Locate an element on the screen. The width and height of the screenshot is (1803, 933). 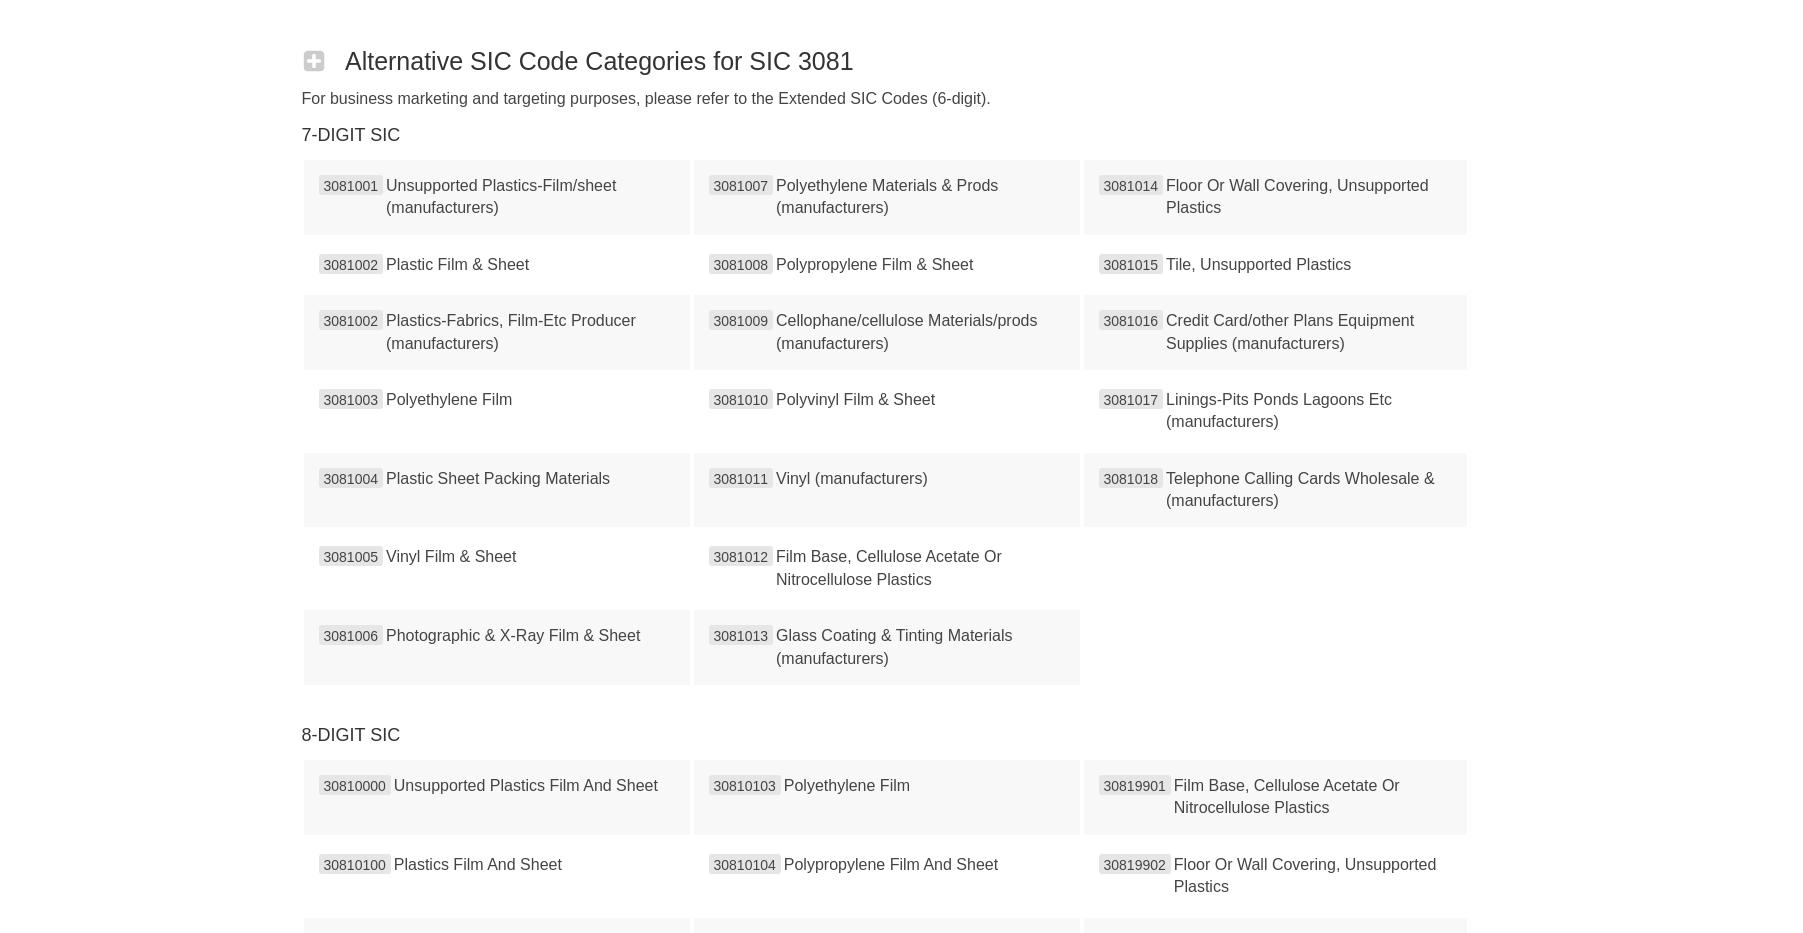
'Unsupported Plastics-Film/sheet (manufacturers)' is located at coordinates (500, 196).